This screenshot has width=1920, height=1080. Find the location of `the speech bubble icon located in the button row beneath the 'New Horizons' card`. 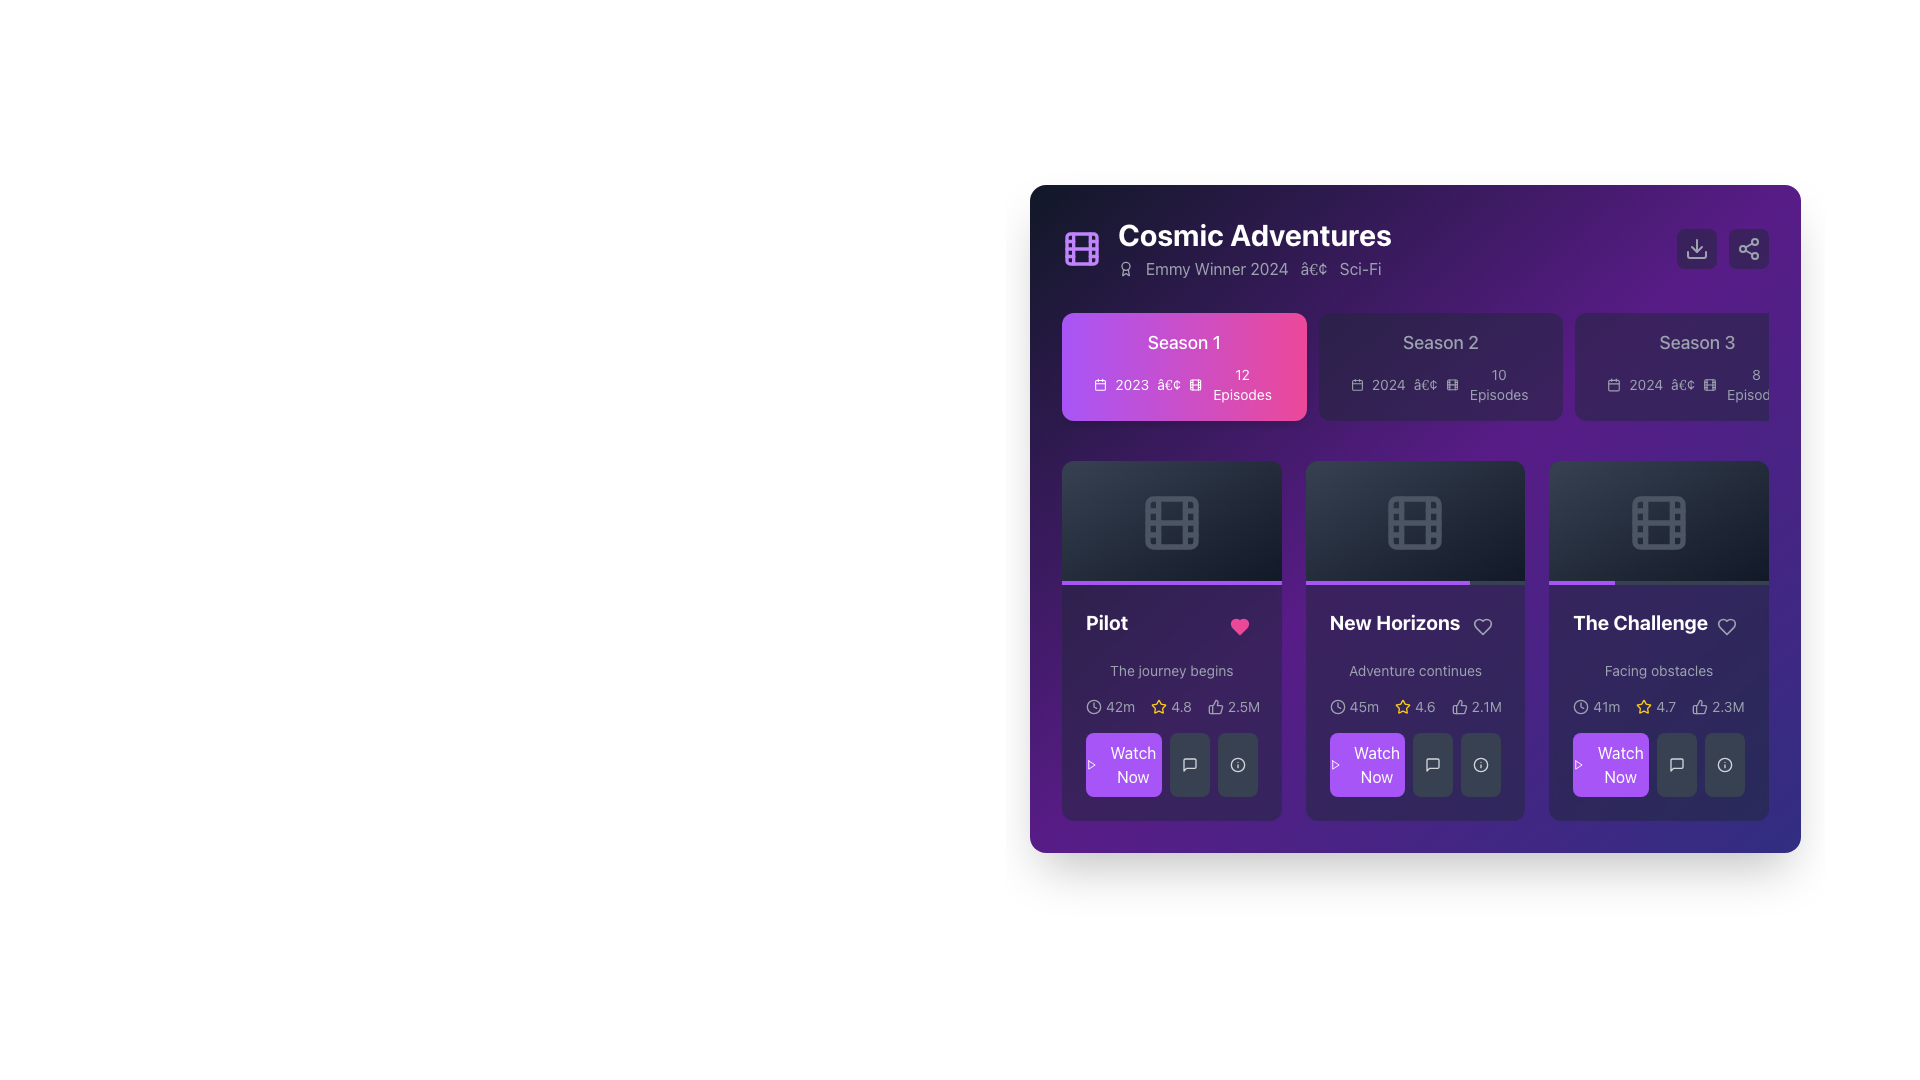

the speech bubble icon located in the button row beneath the 'New Horizons' card is located at coordinates (1432, 764).